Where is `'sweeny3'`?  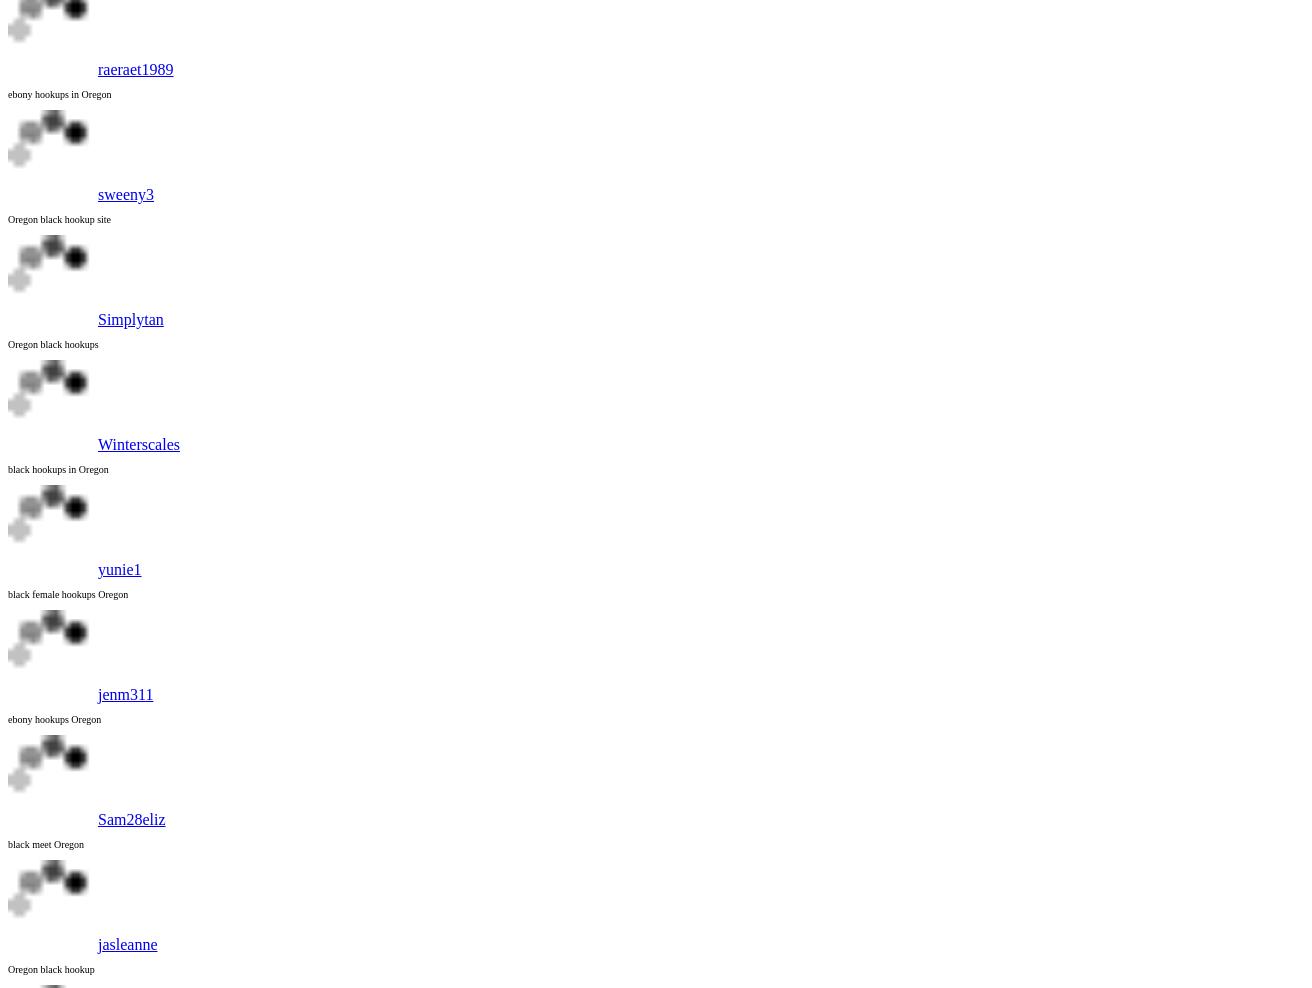
'sweeny3' is located at coordinates (98, 194).